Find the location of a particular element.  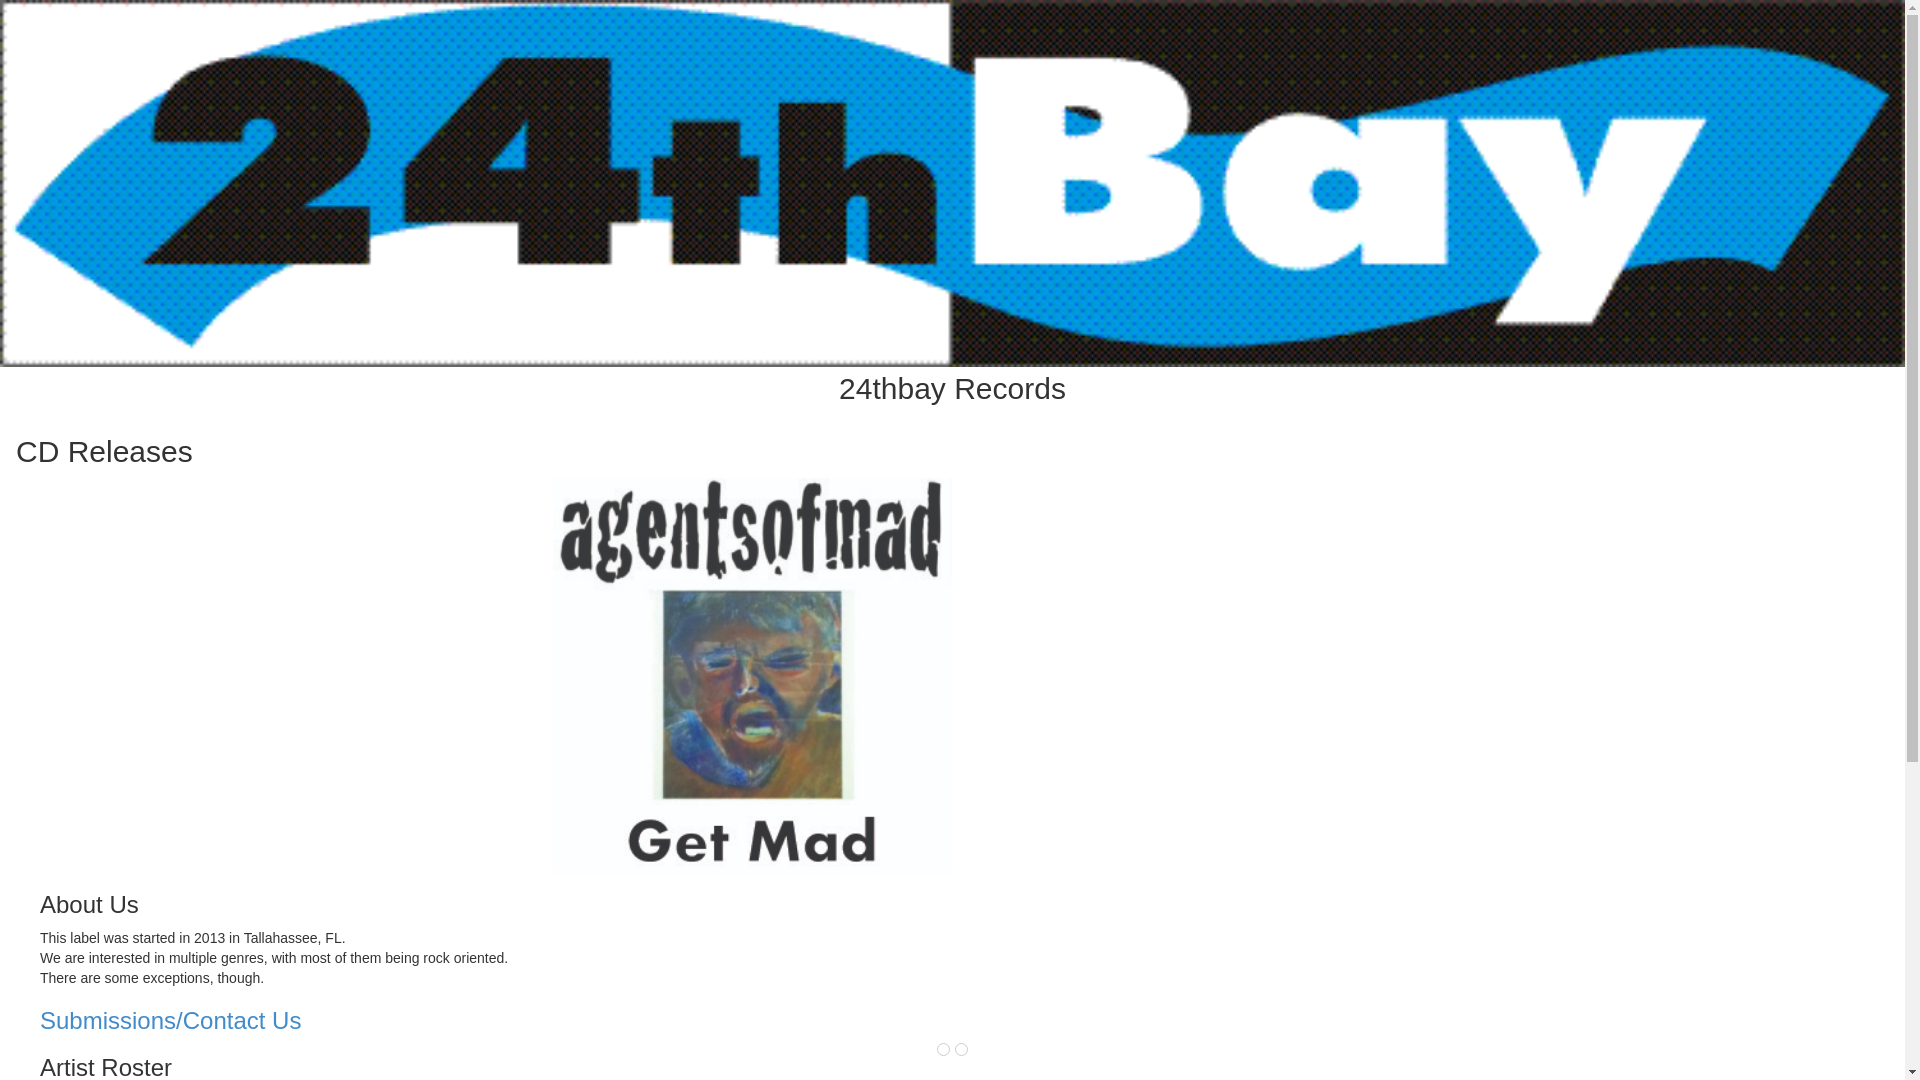

'Submissions/Contact Us' is located at coordinates (39, 1021).